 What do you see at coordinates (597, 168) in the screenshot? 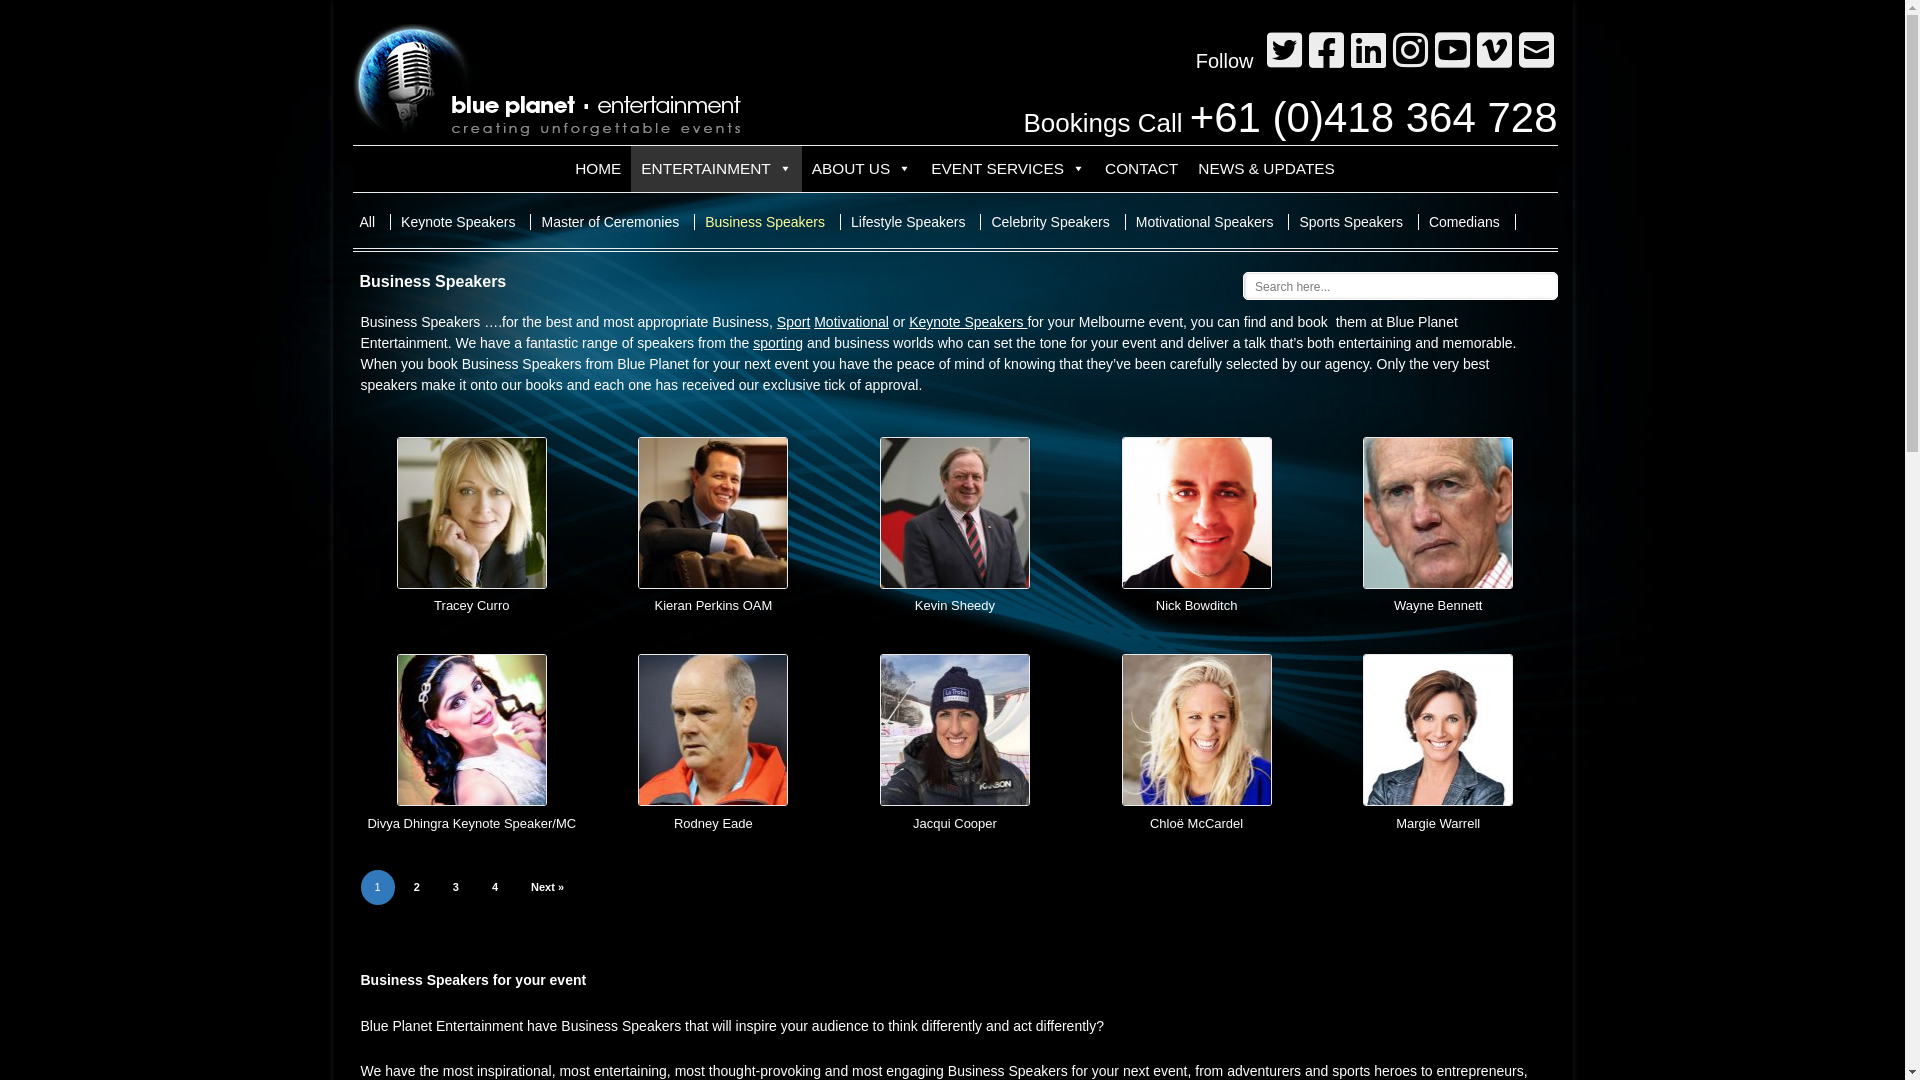
I see `'HOME'` at bounding box center [597, 168].